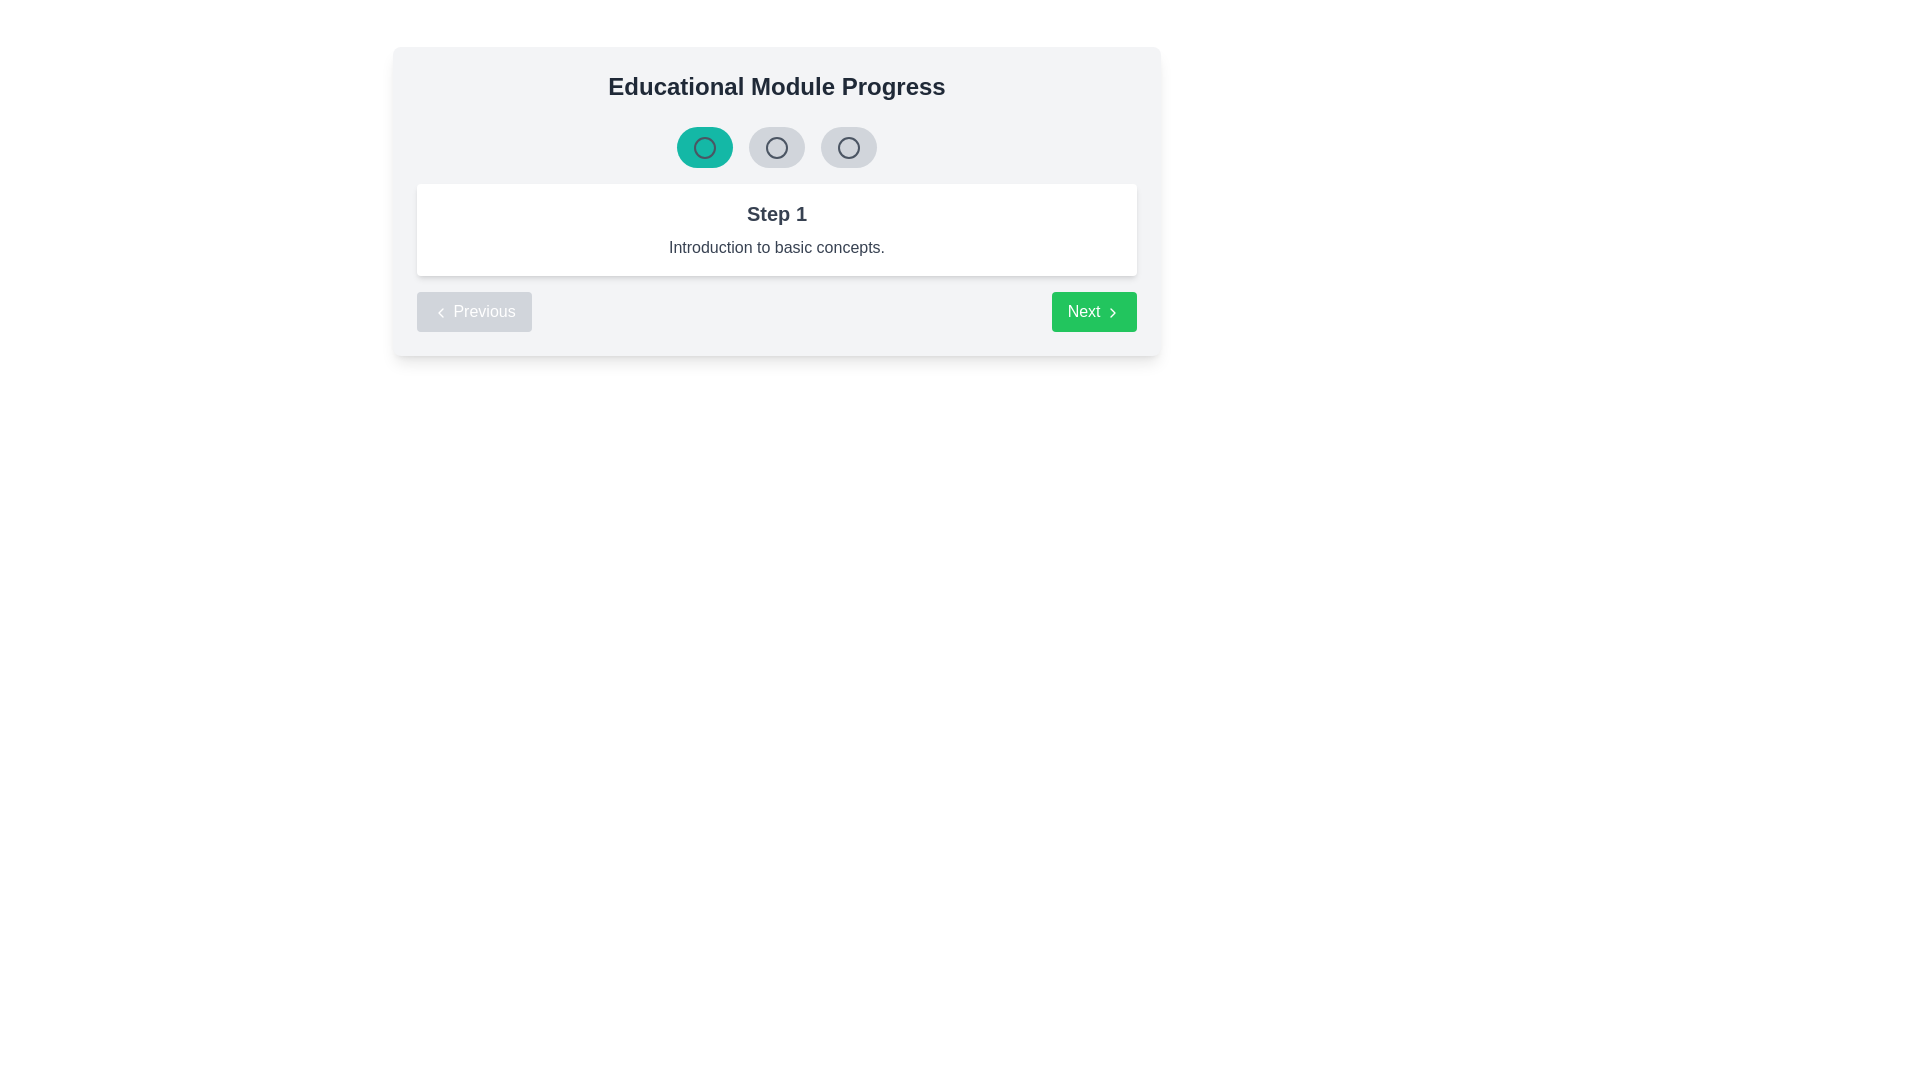  Describe the element at coordinates (849, 145) in the screenshot. I see `the circular progress indicator button with a gray background, located inline with two other similar buttons above 'Step 1' and below the header 'Educational Module Progress'` at that location.